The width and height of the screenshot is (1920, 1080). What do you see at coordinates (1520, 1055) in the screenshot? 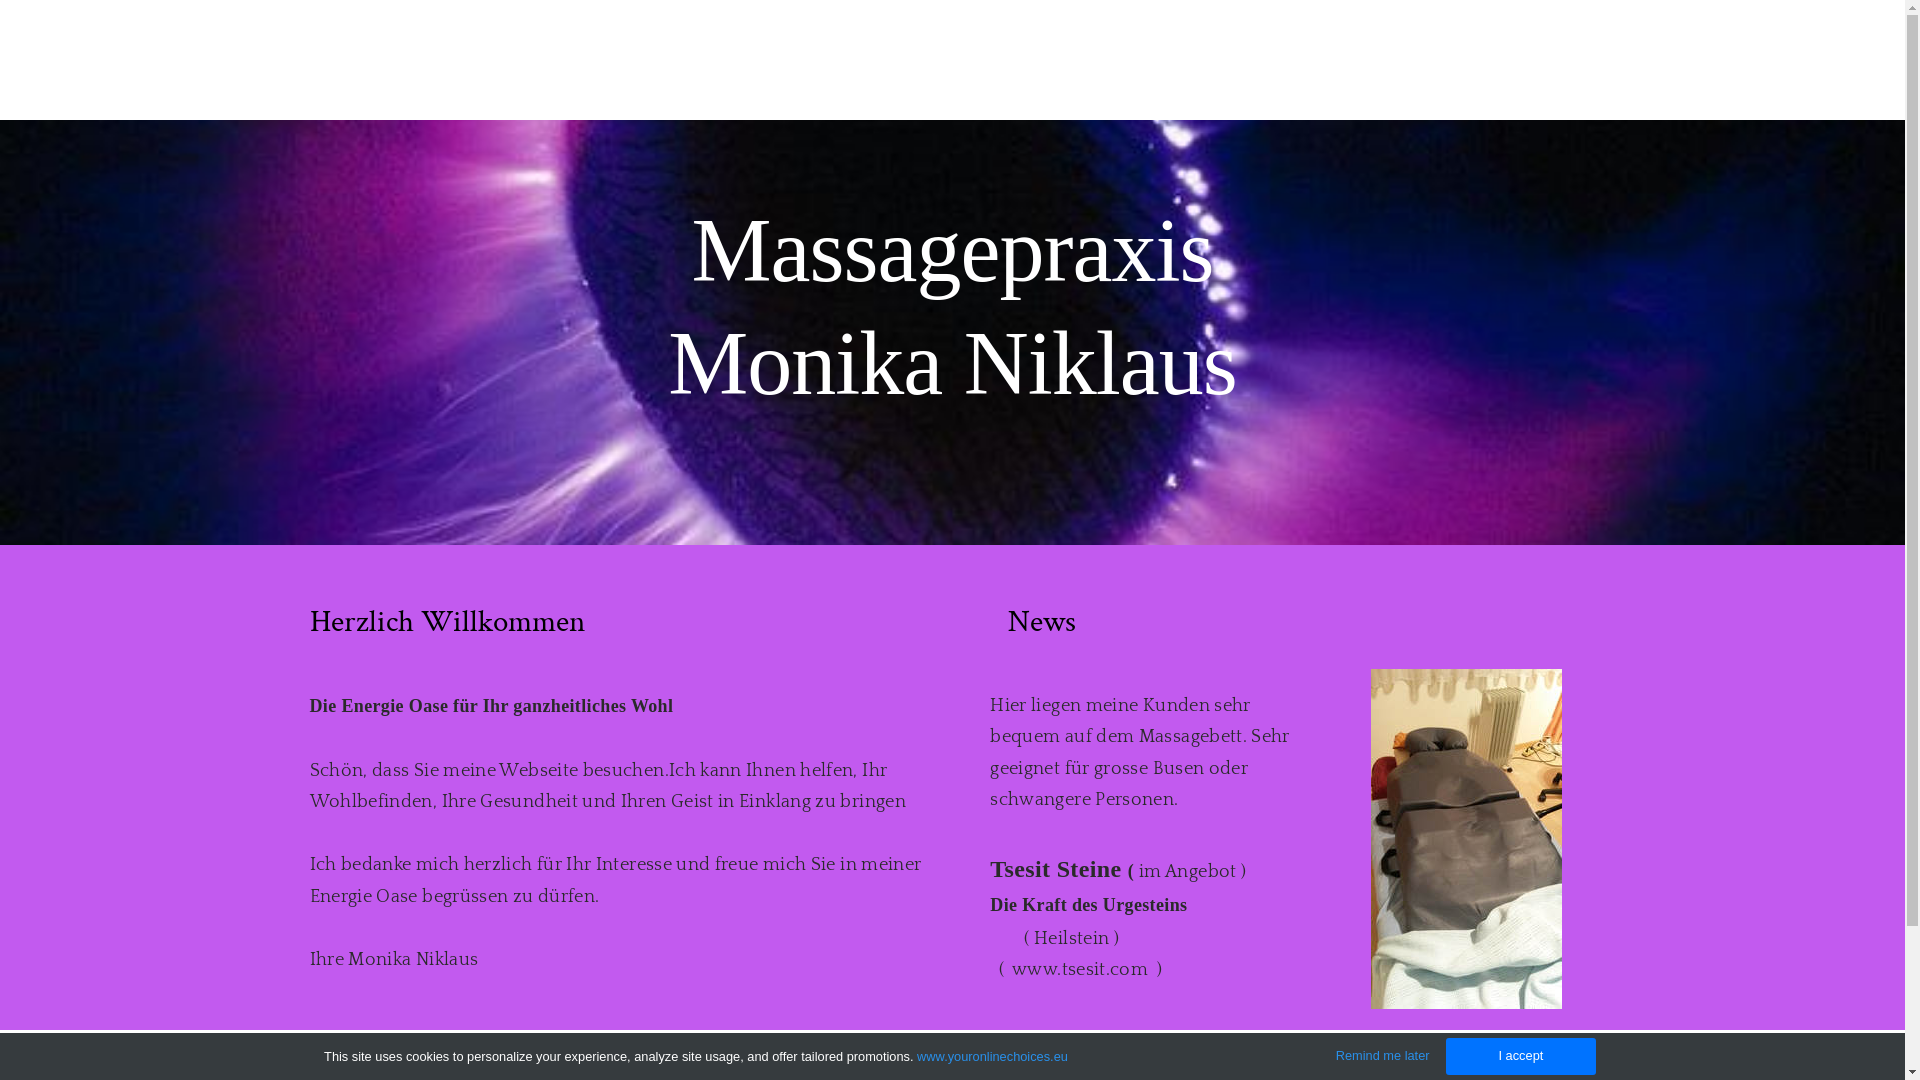
I see `'I accept'` at bounding box center [1520, 1055].